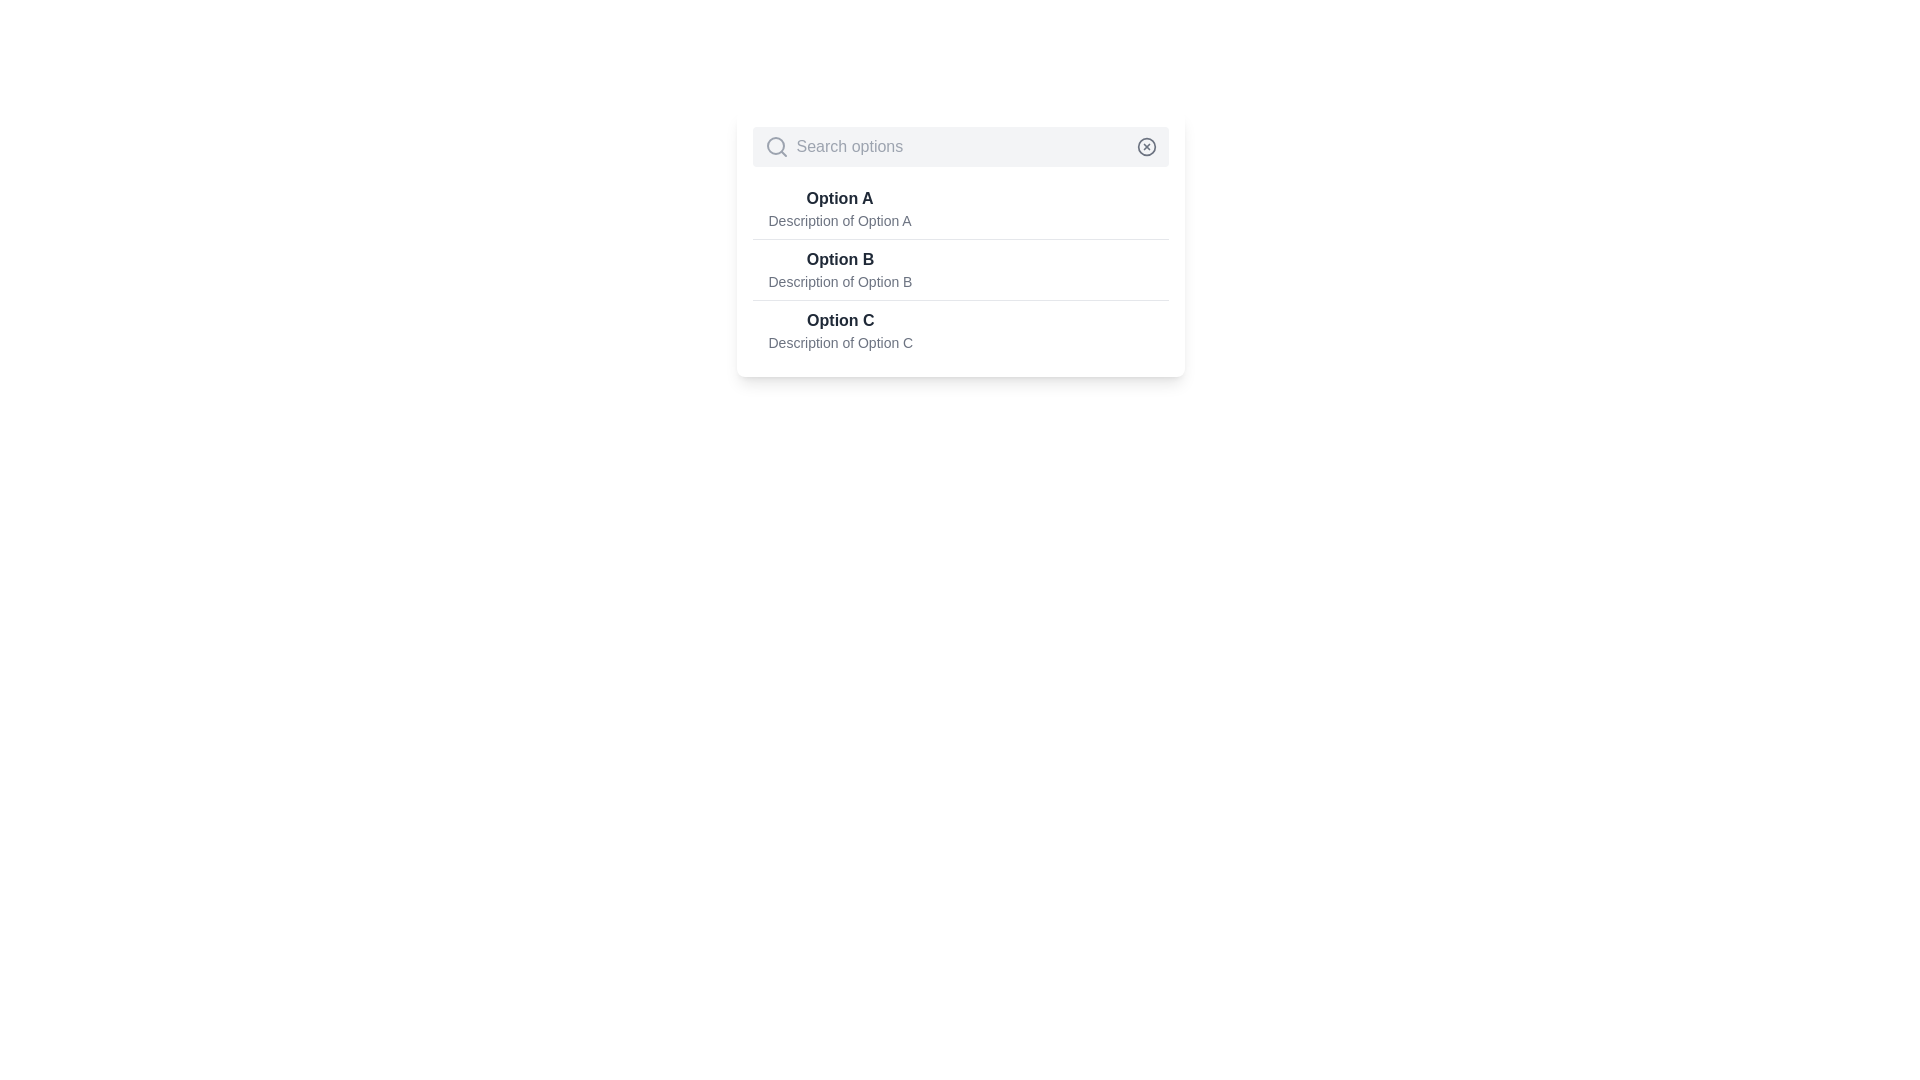 This screenshot has height=1080, width=1920. I want to click on the second selectable option in the list, which is labeled 'Option B', so click(960, 242).